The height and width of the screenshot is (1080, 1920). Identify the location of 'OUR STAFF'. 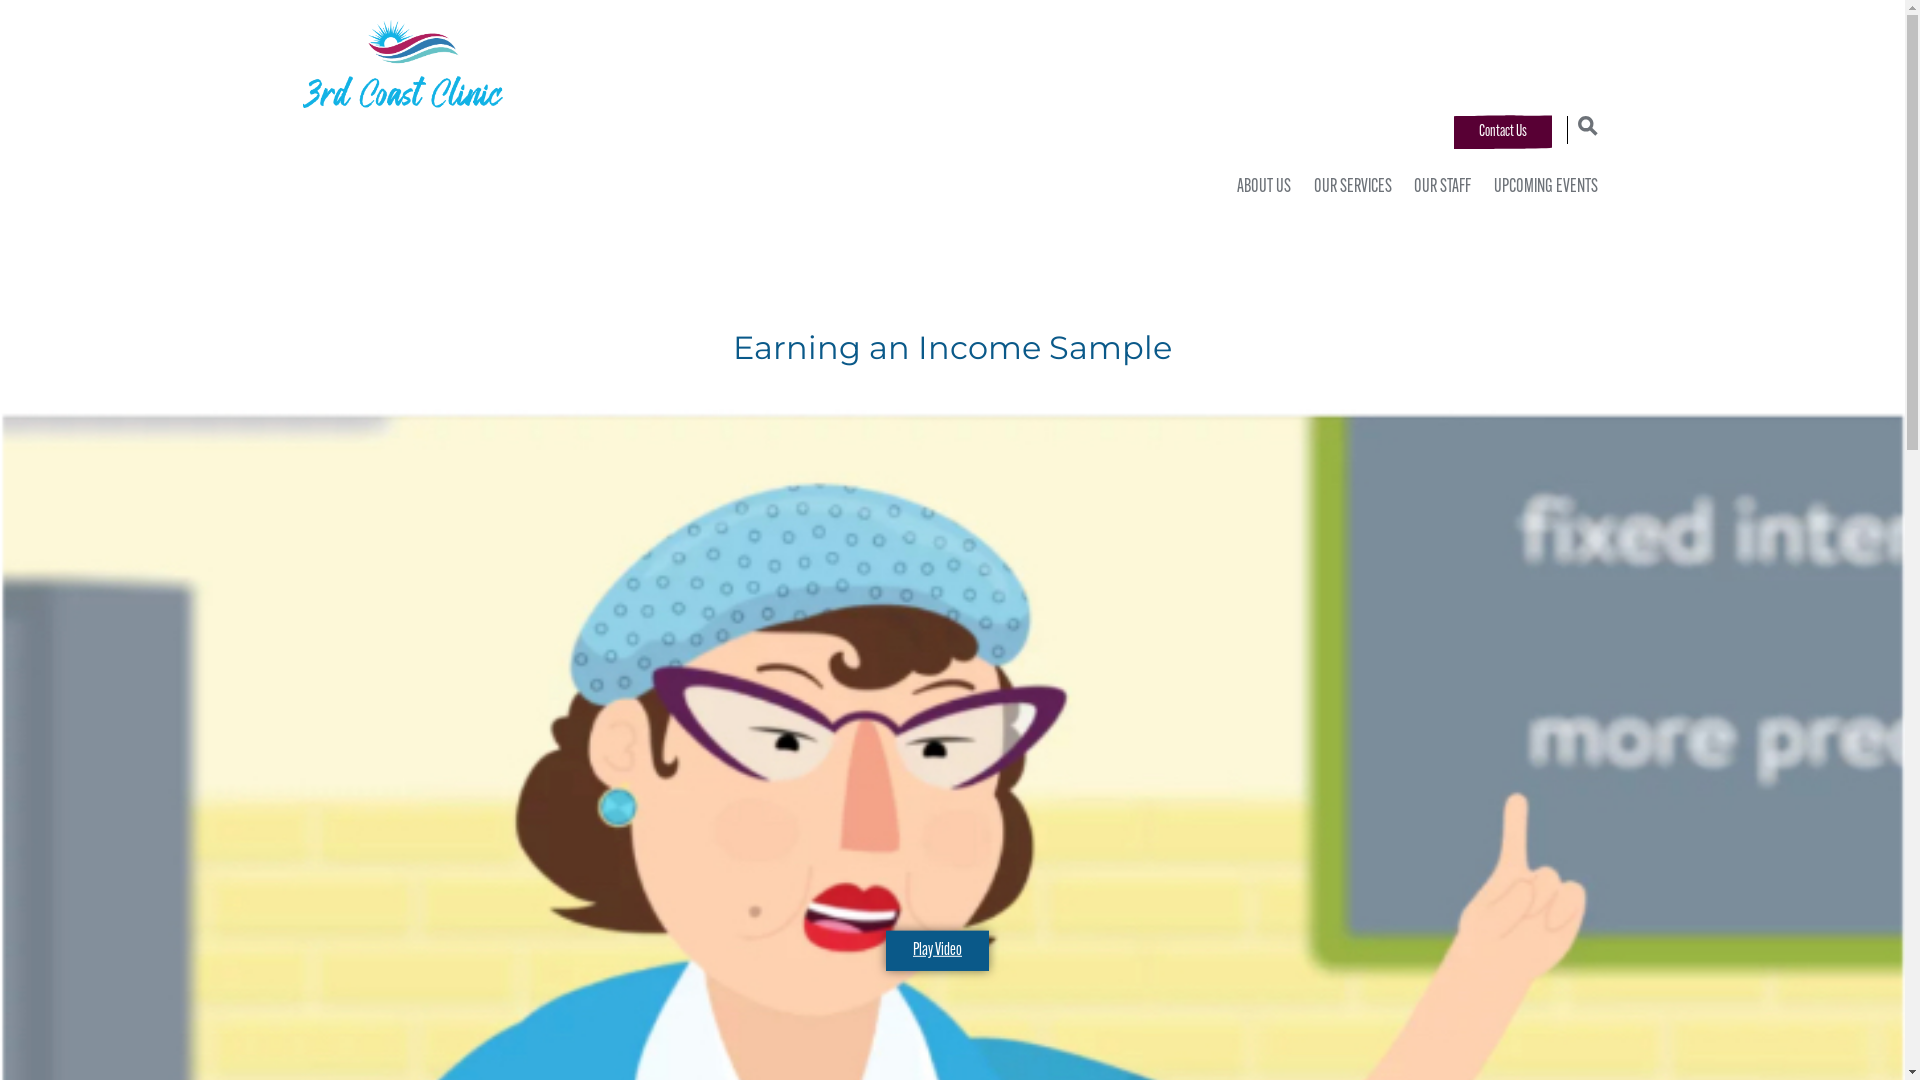
(1437, 188).